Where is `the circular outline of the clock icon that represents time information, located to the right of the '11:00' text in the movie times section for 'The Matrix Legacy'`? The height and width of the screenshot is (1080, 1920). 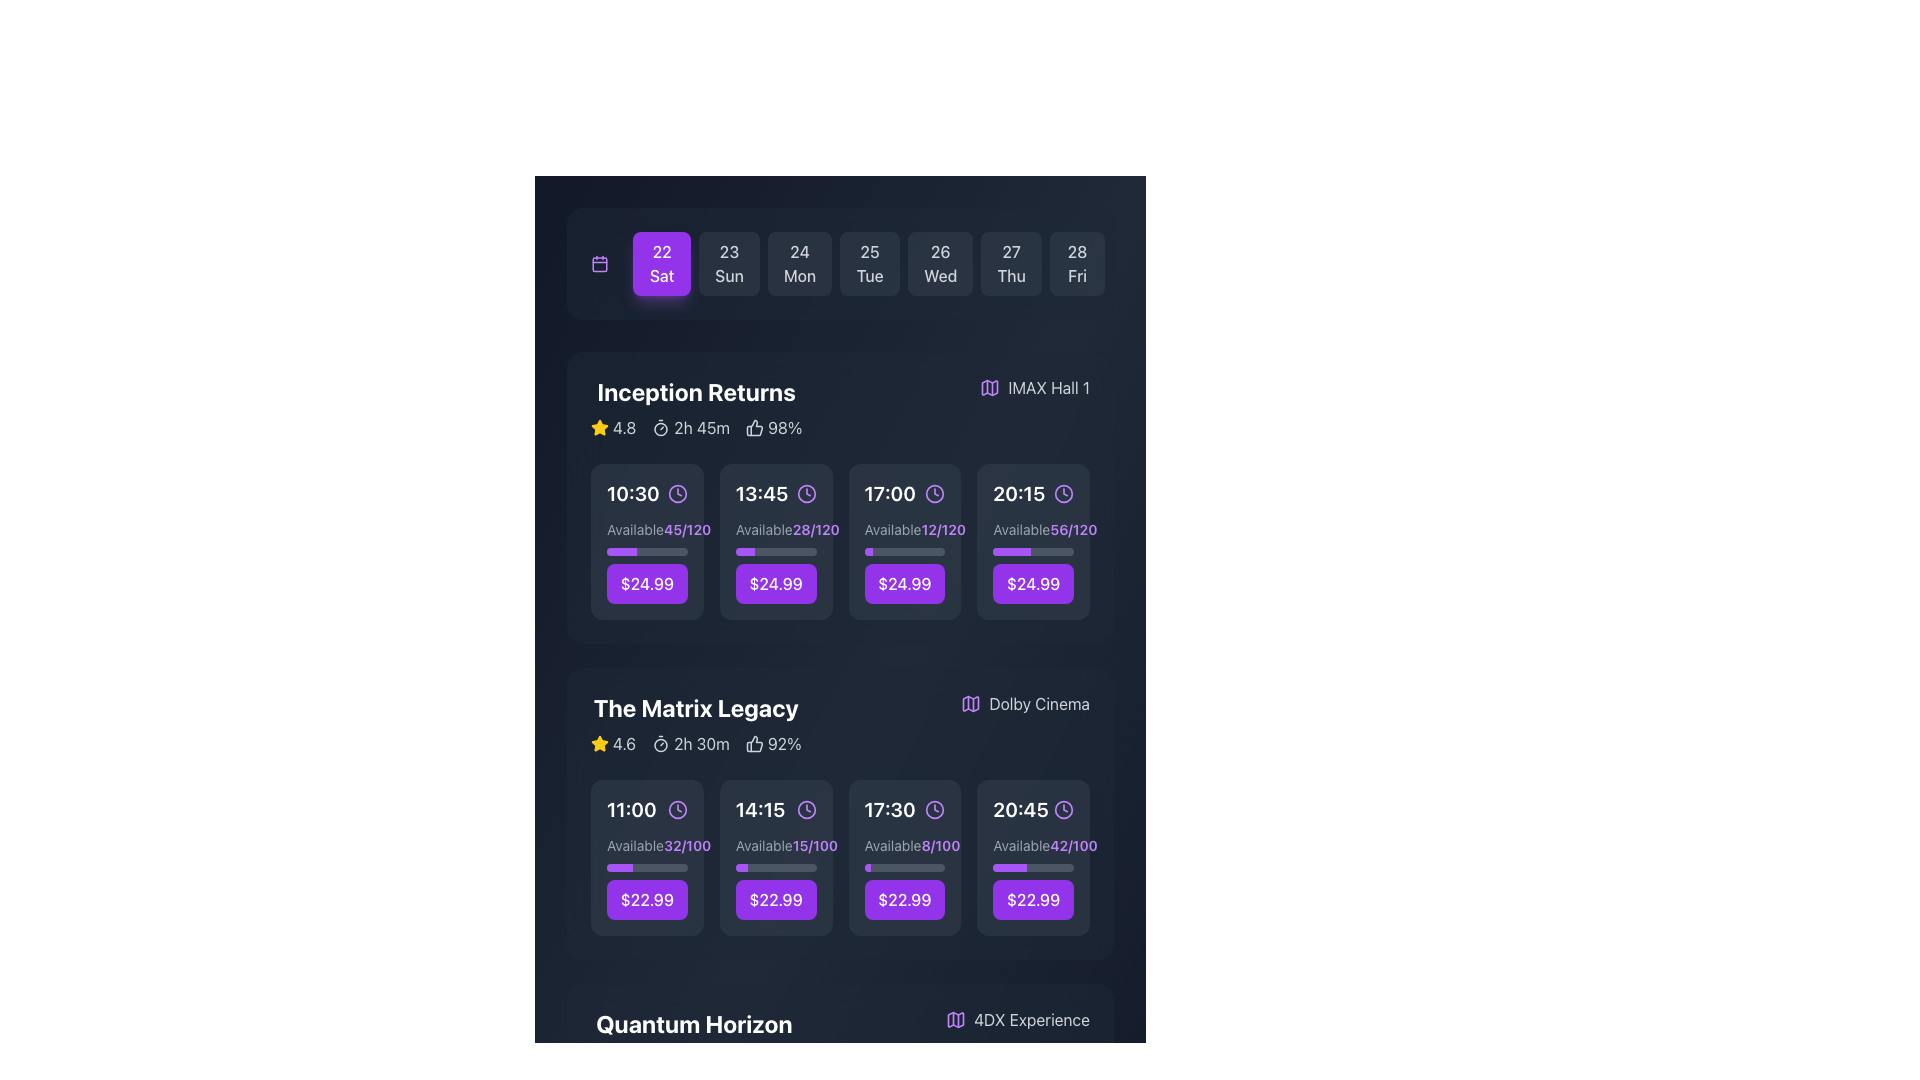 the circular outline of the clock icon that represents time information, located to the right of the '11:00' text in the movie times section for 'The Matrix Legacy' is located at coordinates (677, 810).